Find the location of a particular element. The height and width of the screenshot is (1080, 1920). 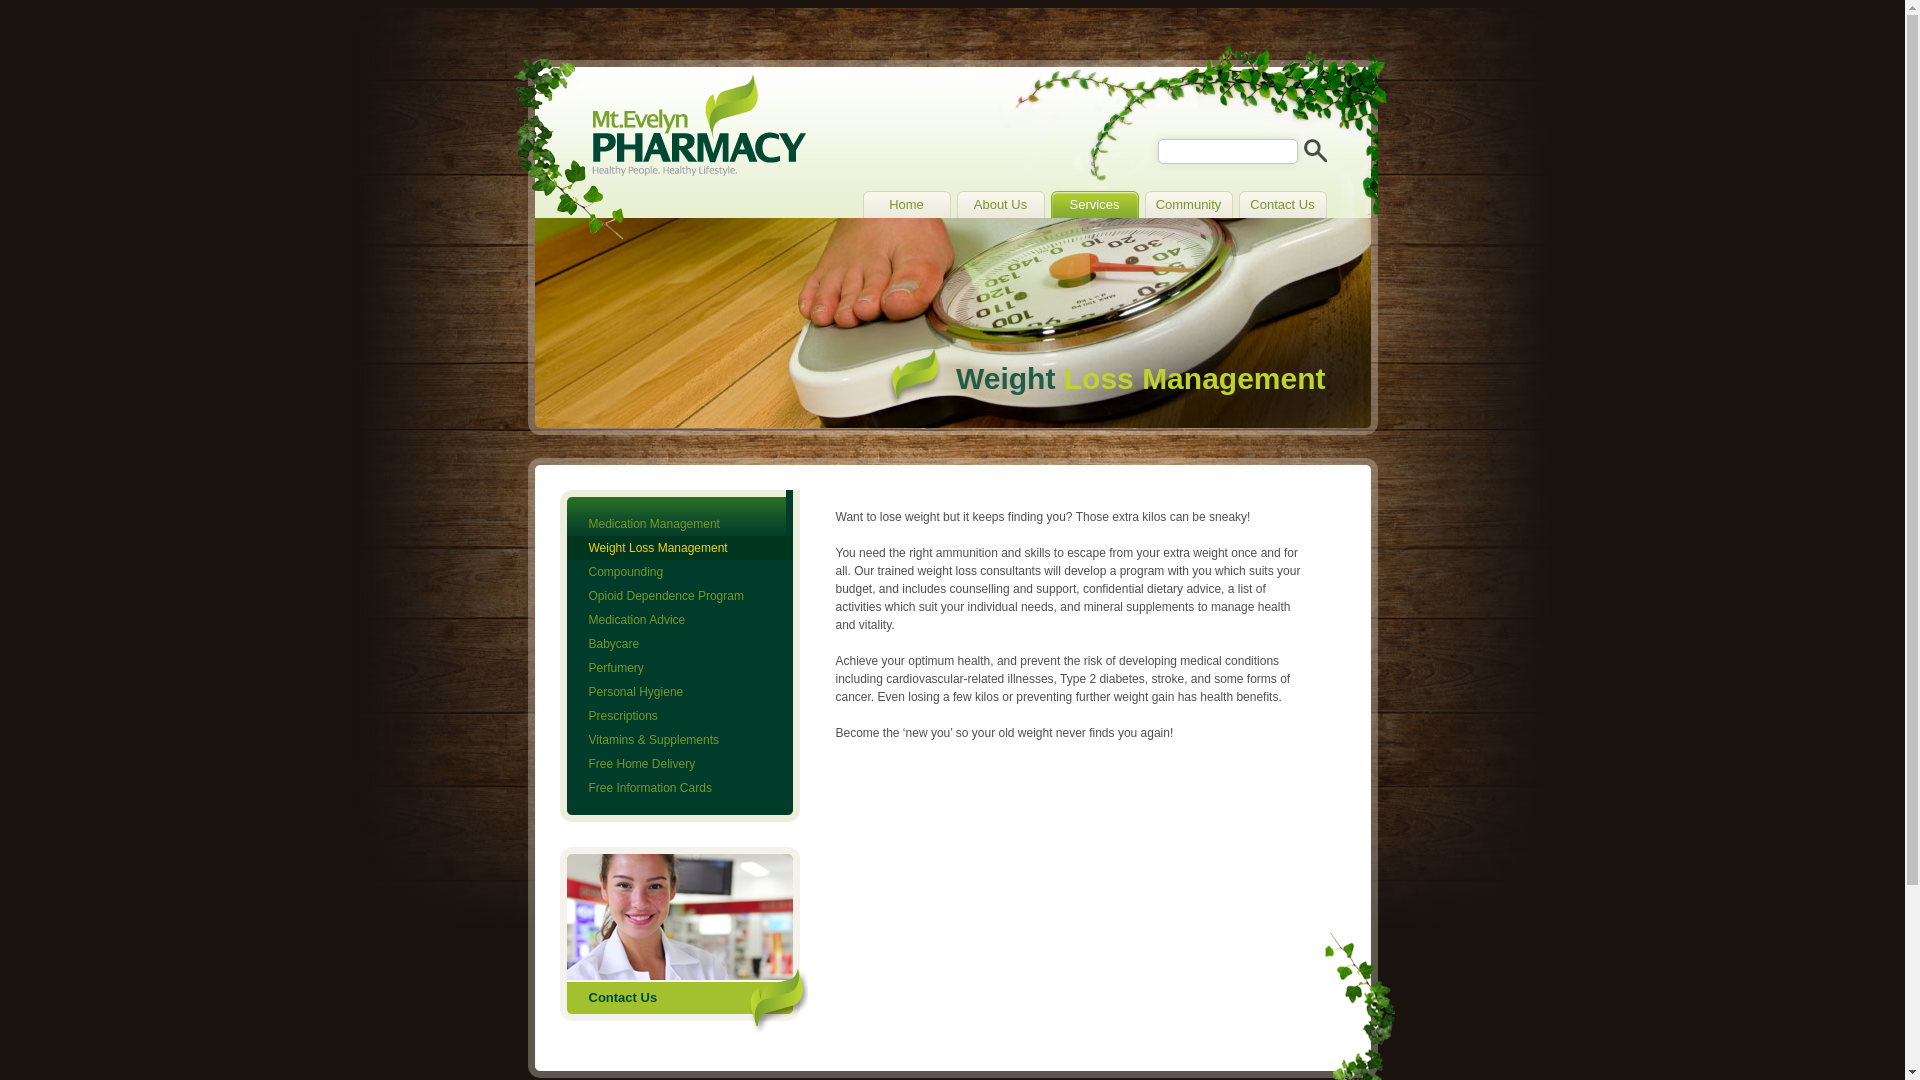

'Contact Us' is located at coordinates (684, 940).